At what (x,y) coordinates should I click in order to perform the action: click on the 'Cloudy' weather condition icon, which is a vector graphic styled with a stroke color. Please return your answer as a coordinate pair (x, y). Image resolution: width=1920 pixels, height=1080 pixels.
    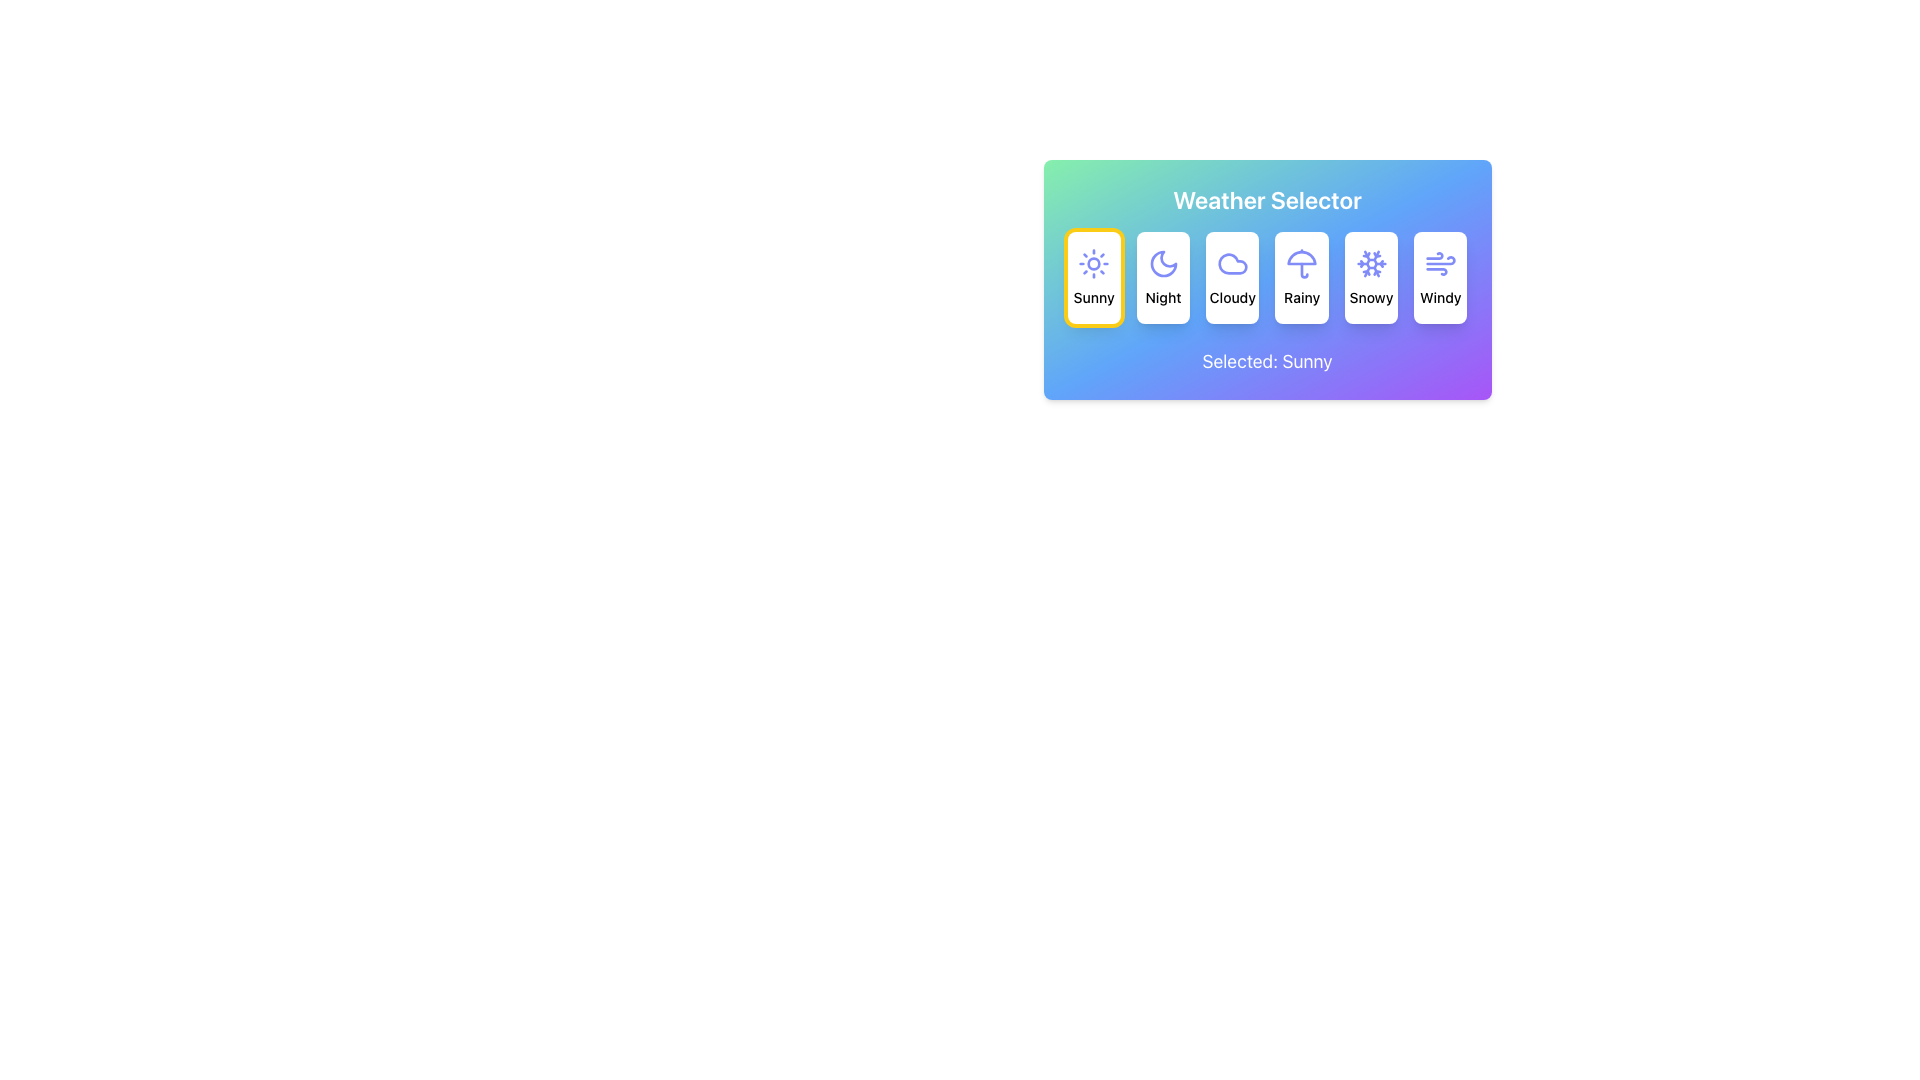
    Looking at the image, I should click on (1231, 262).